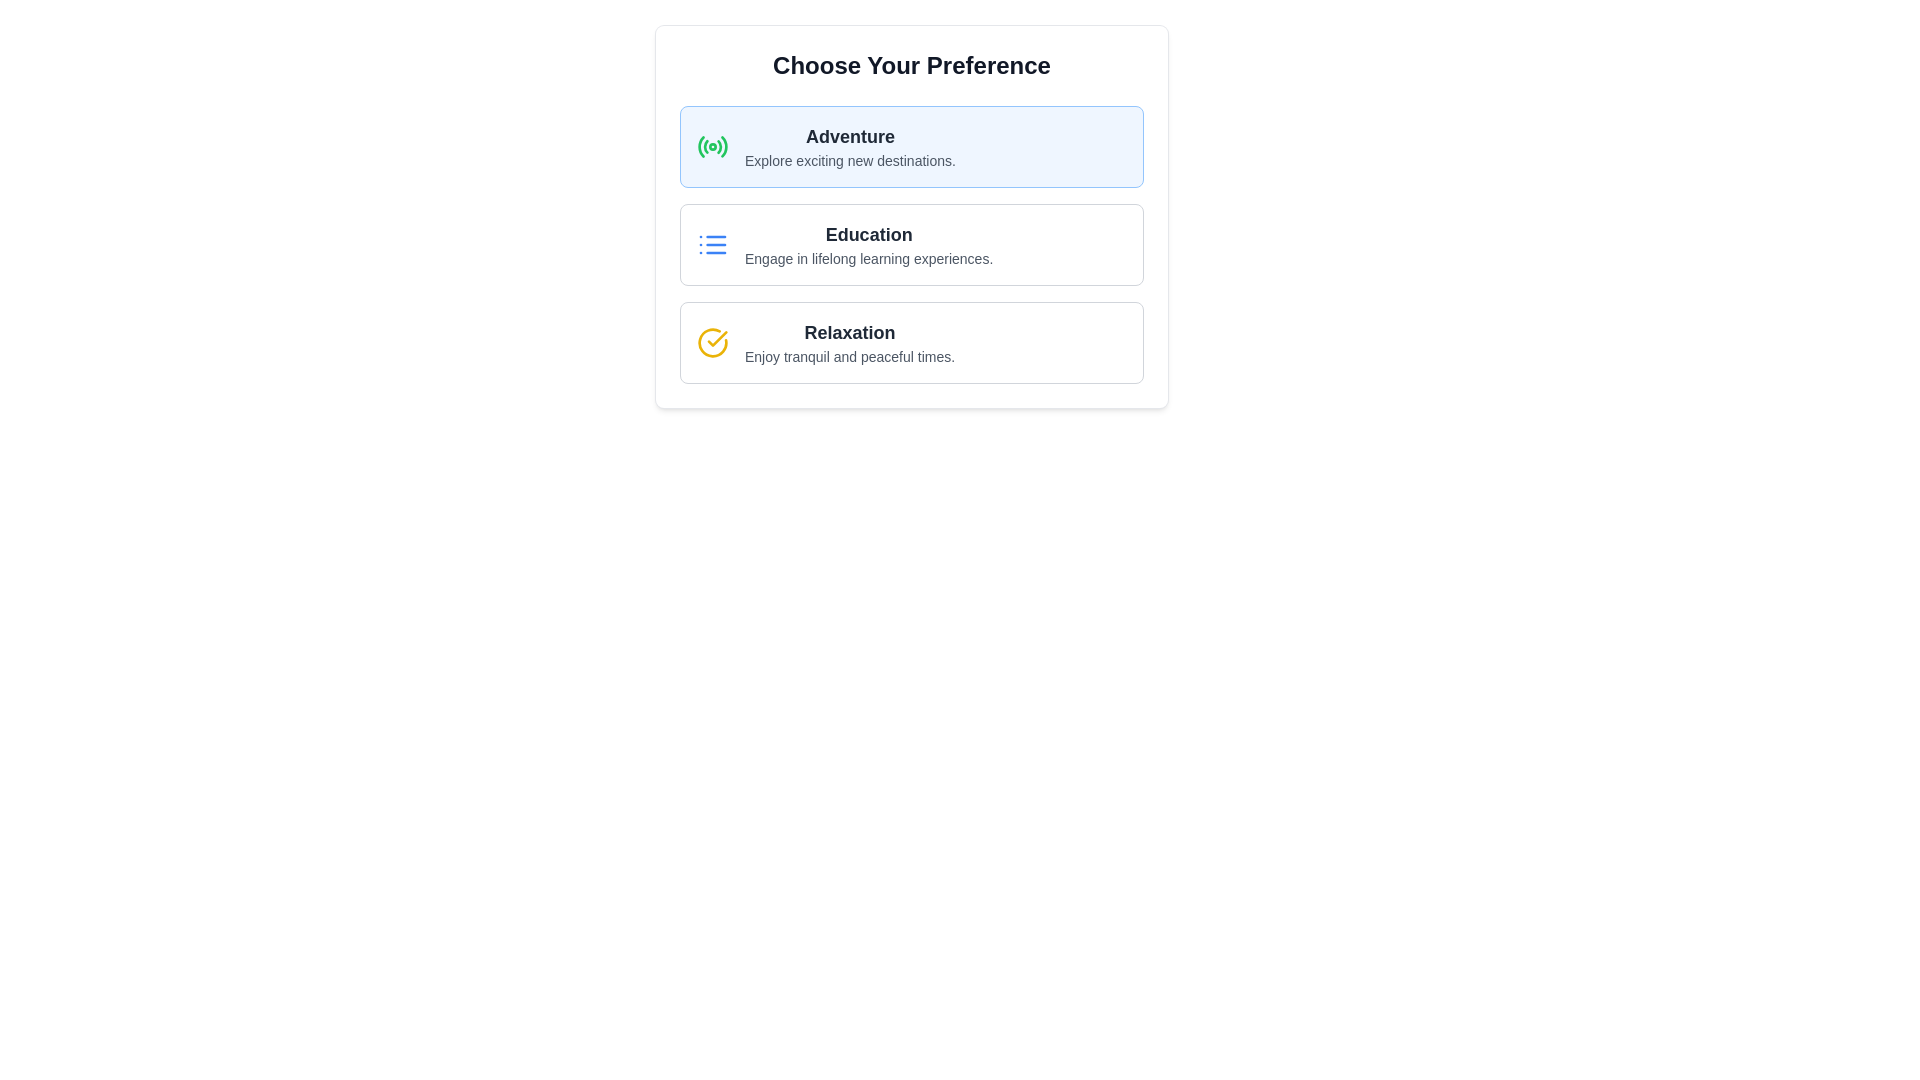 This screenshot has width=1920, height=1080. What do you see at coordinates (719, 146) in the screenshot?
I see `the decorative icon component representing 'radio waves' located to the left of the 'Adventure' text` at bounding box center [719, 146].